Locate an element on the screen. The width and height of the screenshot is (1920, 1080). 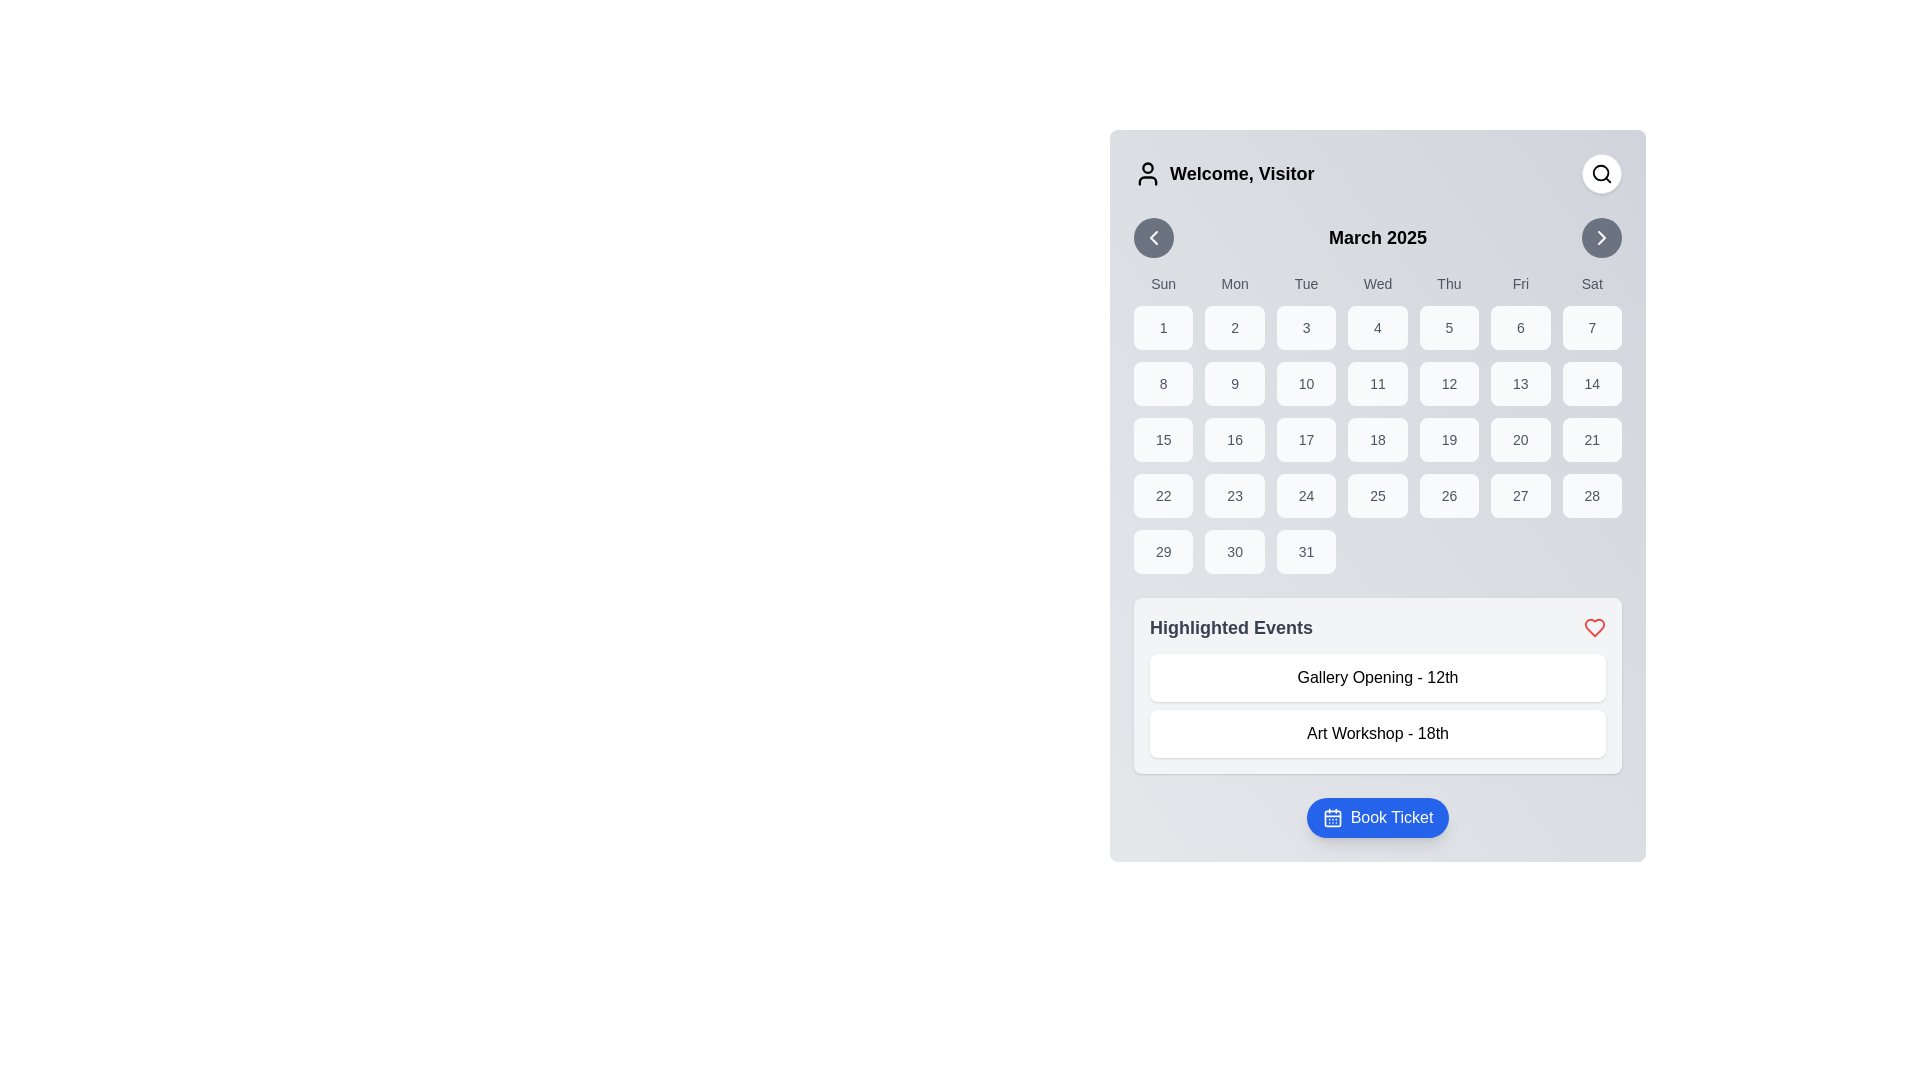
the selectable day in the calendar grid located in the last row, second column under the 'Mon' column heading is located at coordinates (1233, 551).